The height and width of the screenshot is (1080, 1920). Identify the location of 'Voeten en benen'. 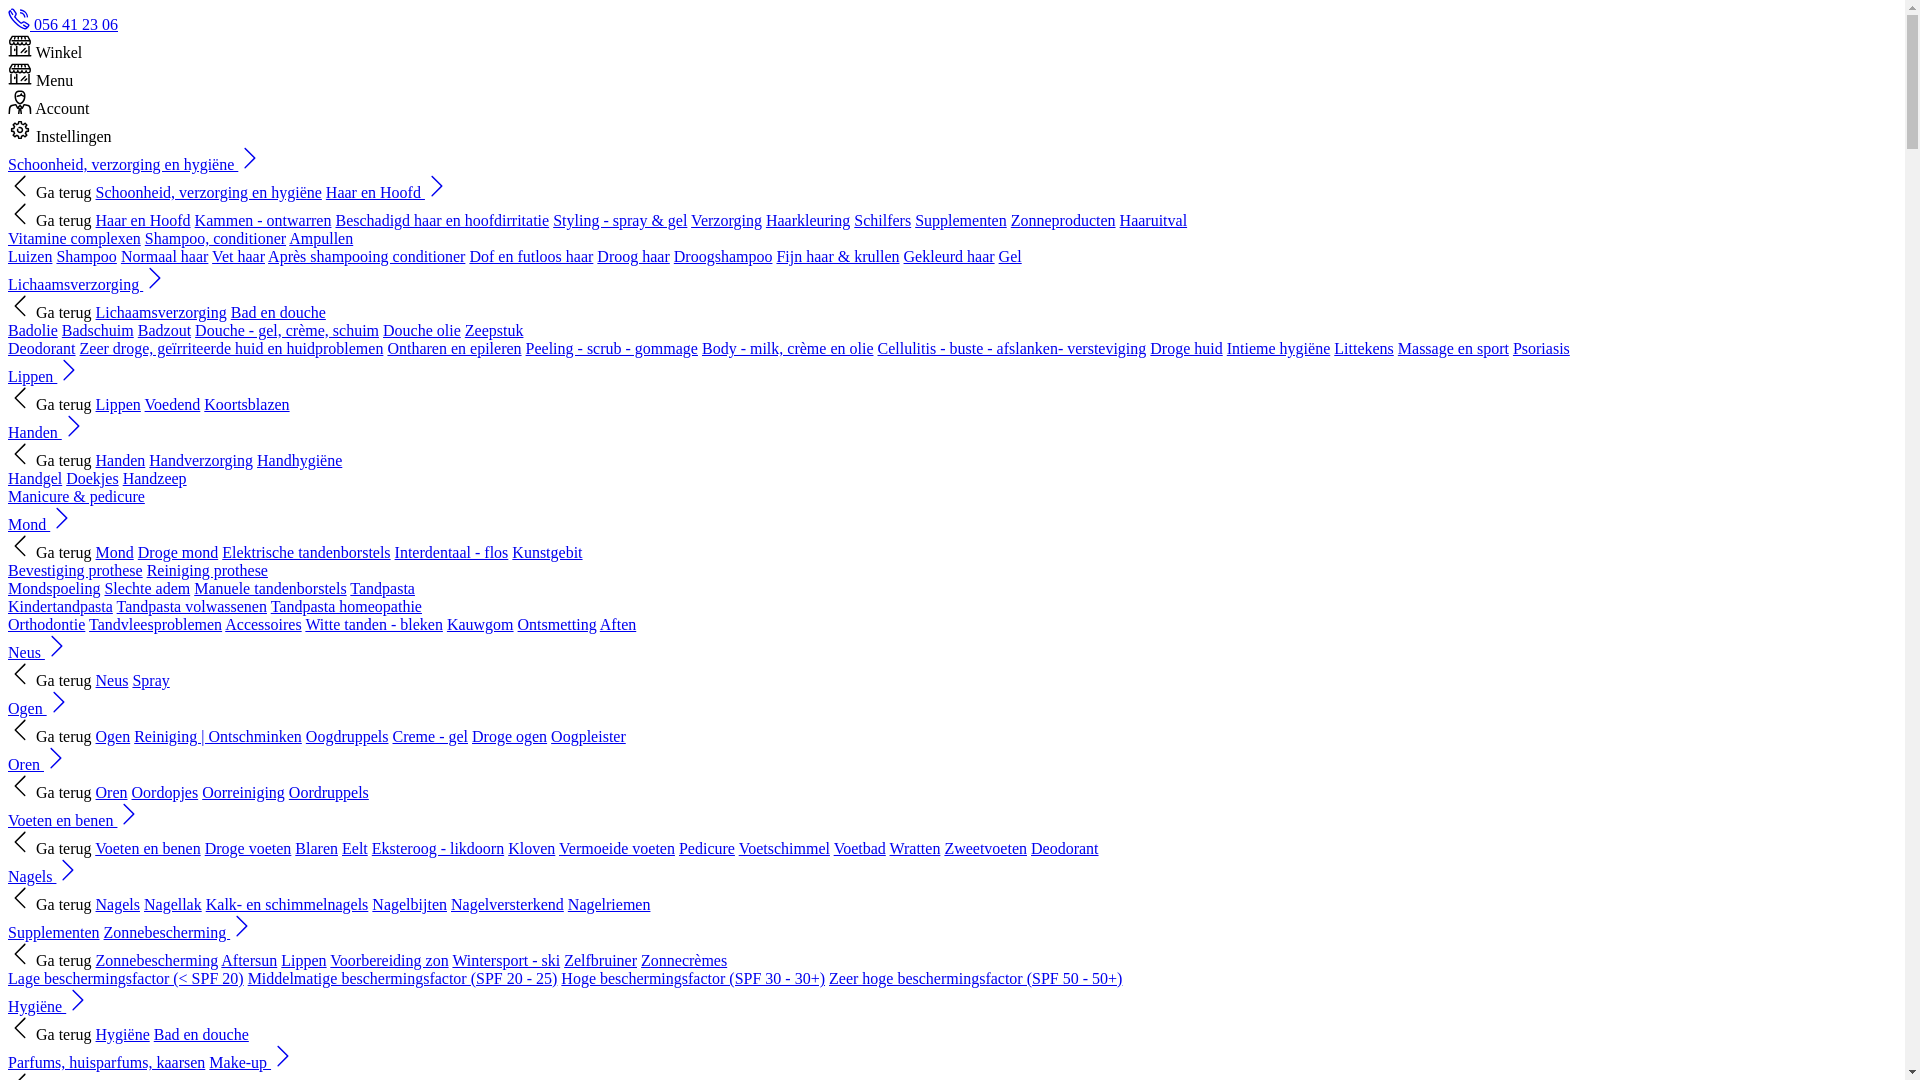
(74, 820).